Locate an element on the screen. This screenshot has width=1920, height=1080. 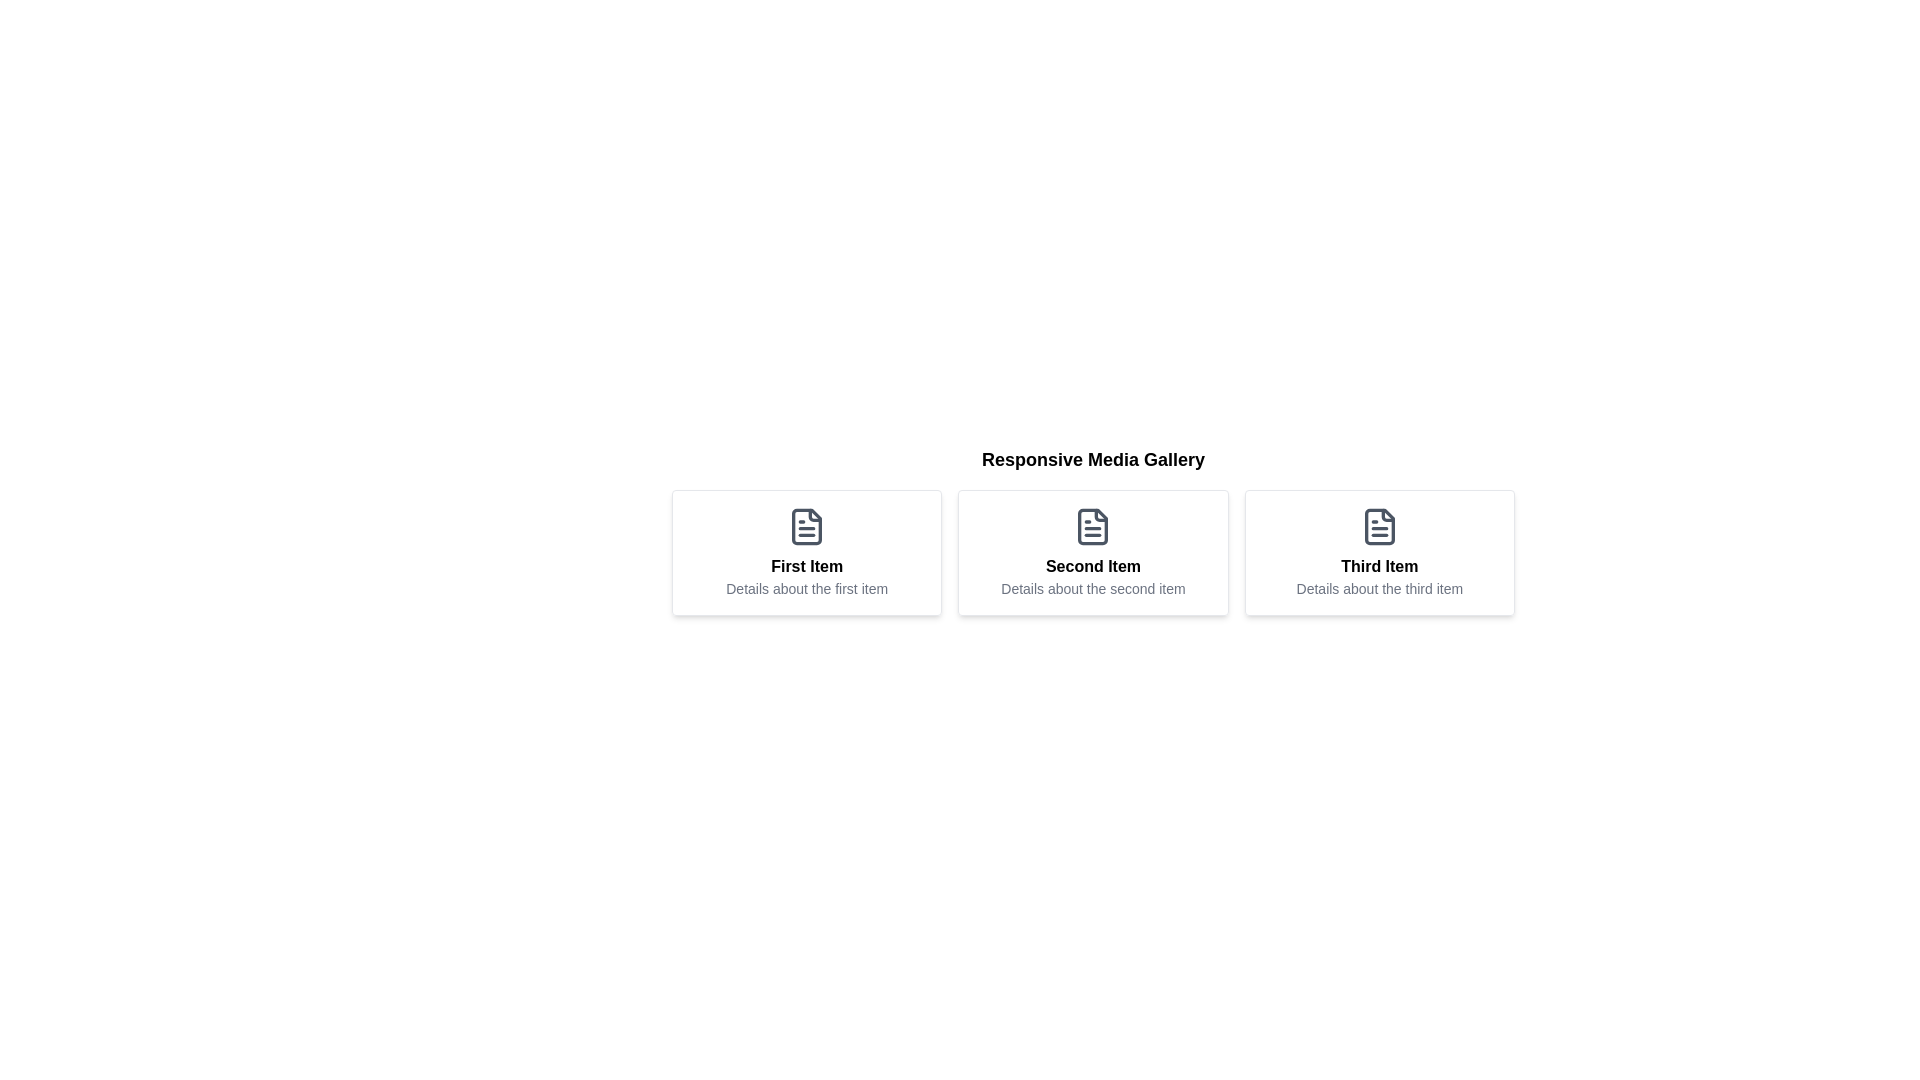
the Information card that displays a title and description for a related item, positioned centrally between the First Item and the Third Item in the grid layout is located at coordinates (1092, 552).